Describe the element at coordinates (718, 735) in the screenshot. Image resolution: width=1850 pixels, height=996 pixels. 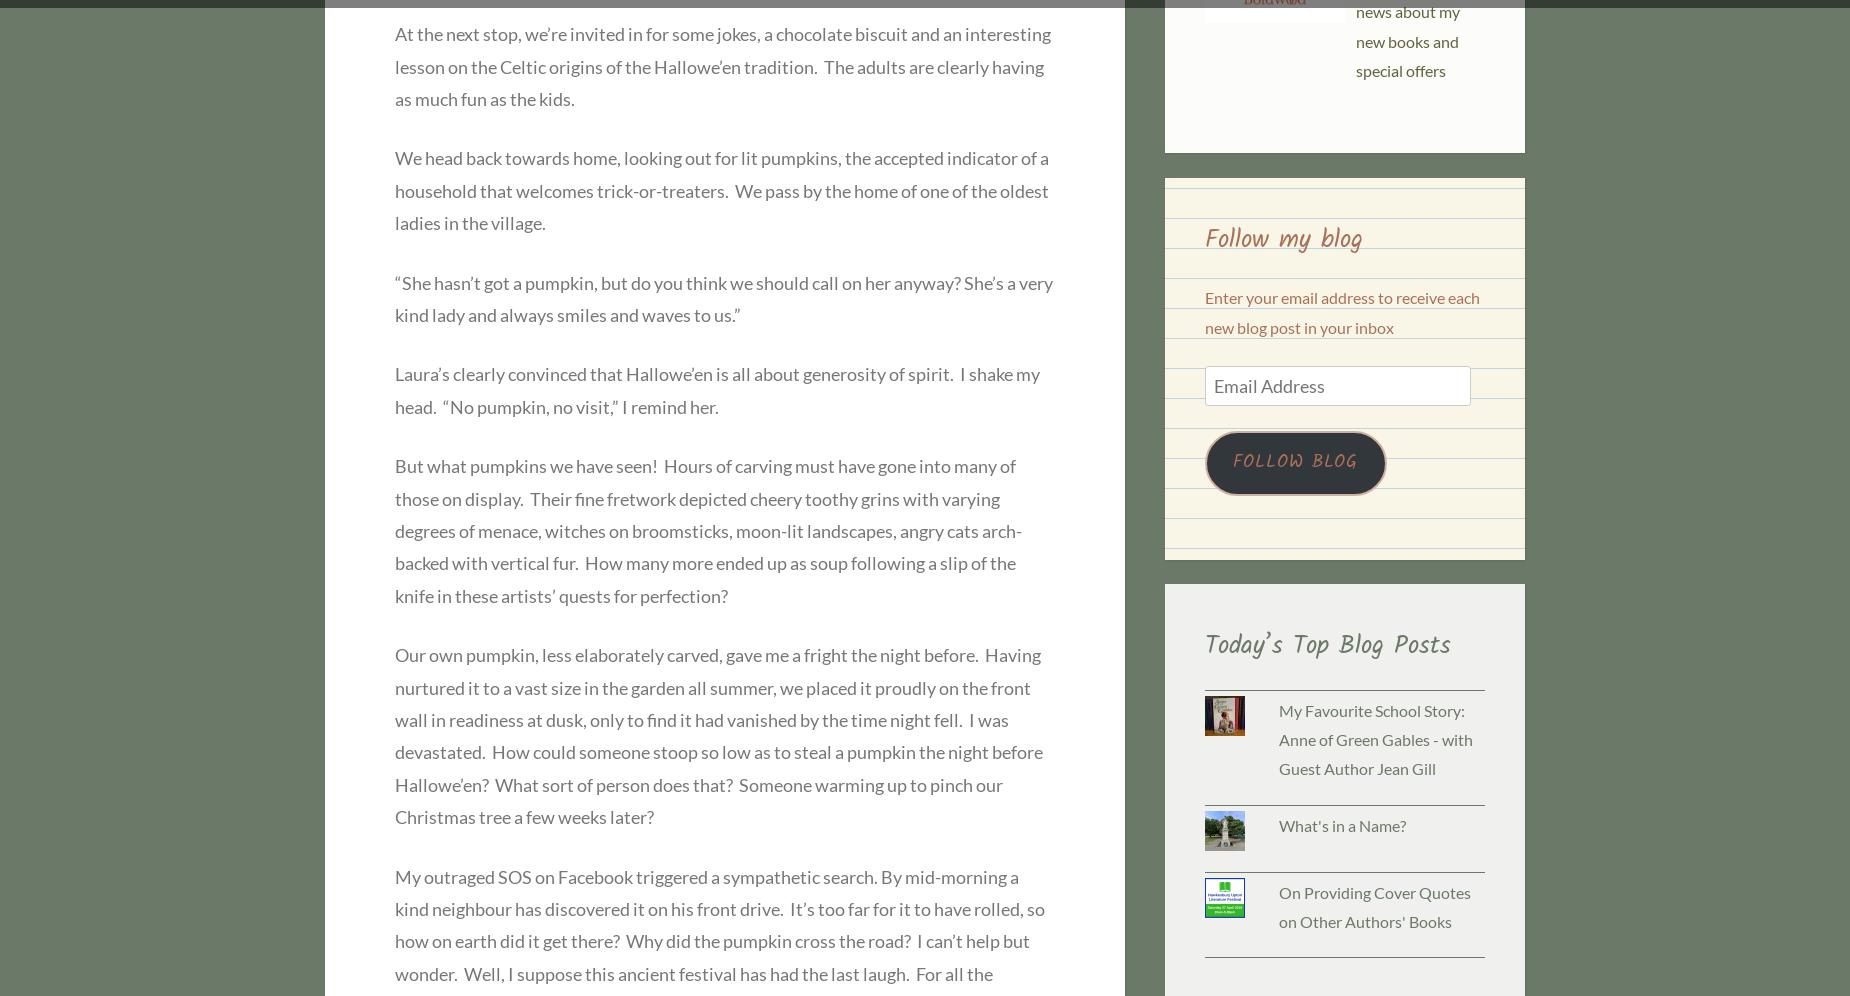
I see `'Our own pumpkin, less elaborately carved, gave me a fright the night before.  Having nurtured it to a vast size in the garden all summer, we placed it proudly on the front wall in readiness at dusk, only to find it had vanished by the time night fell.  I was devastated.  How could someone stoop so low as to steal a pumpkin the night before Hallowe’en?  What sort of person does that?  Someone warming up to pinch our Christmas tree a few weeks later?'` at that location.